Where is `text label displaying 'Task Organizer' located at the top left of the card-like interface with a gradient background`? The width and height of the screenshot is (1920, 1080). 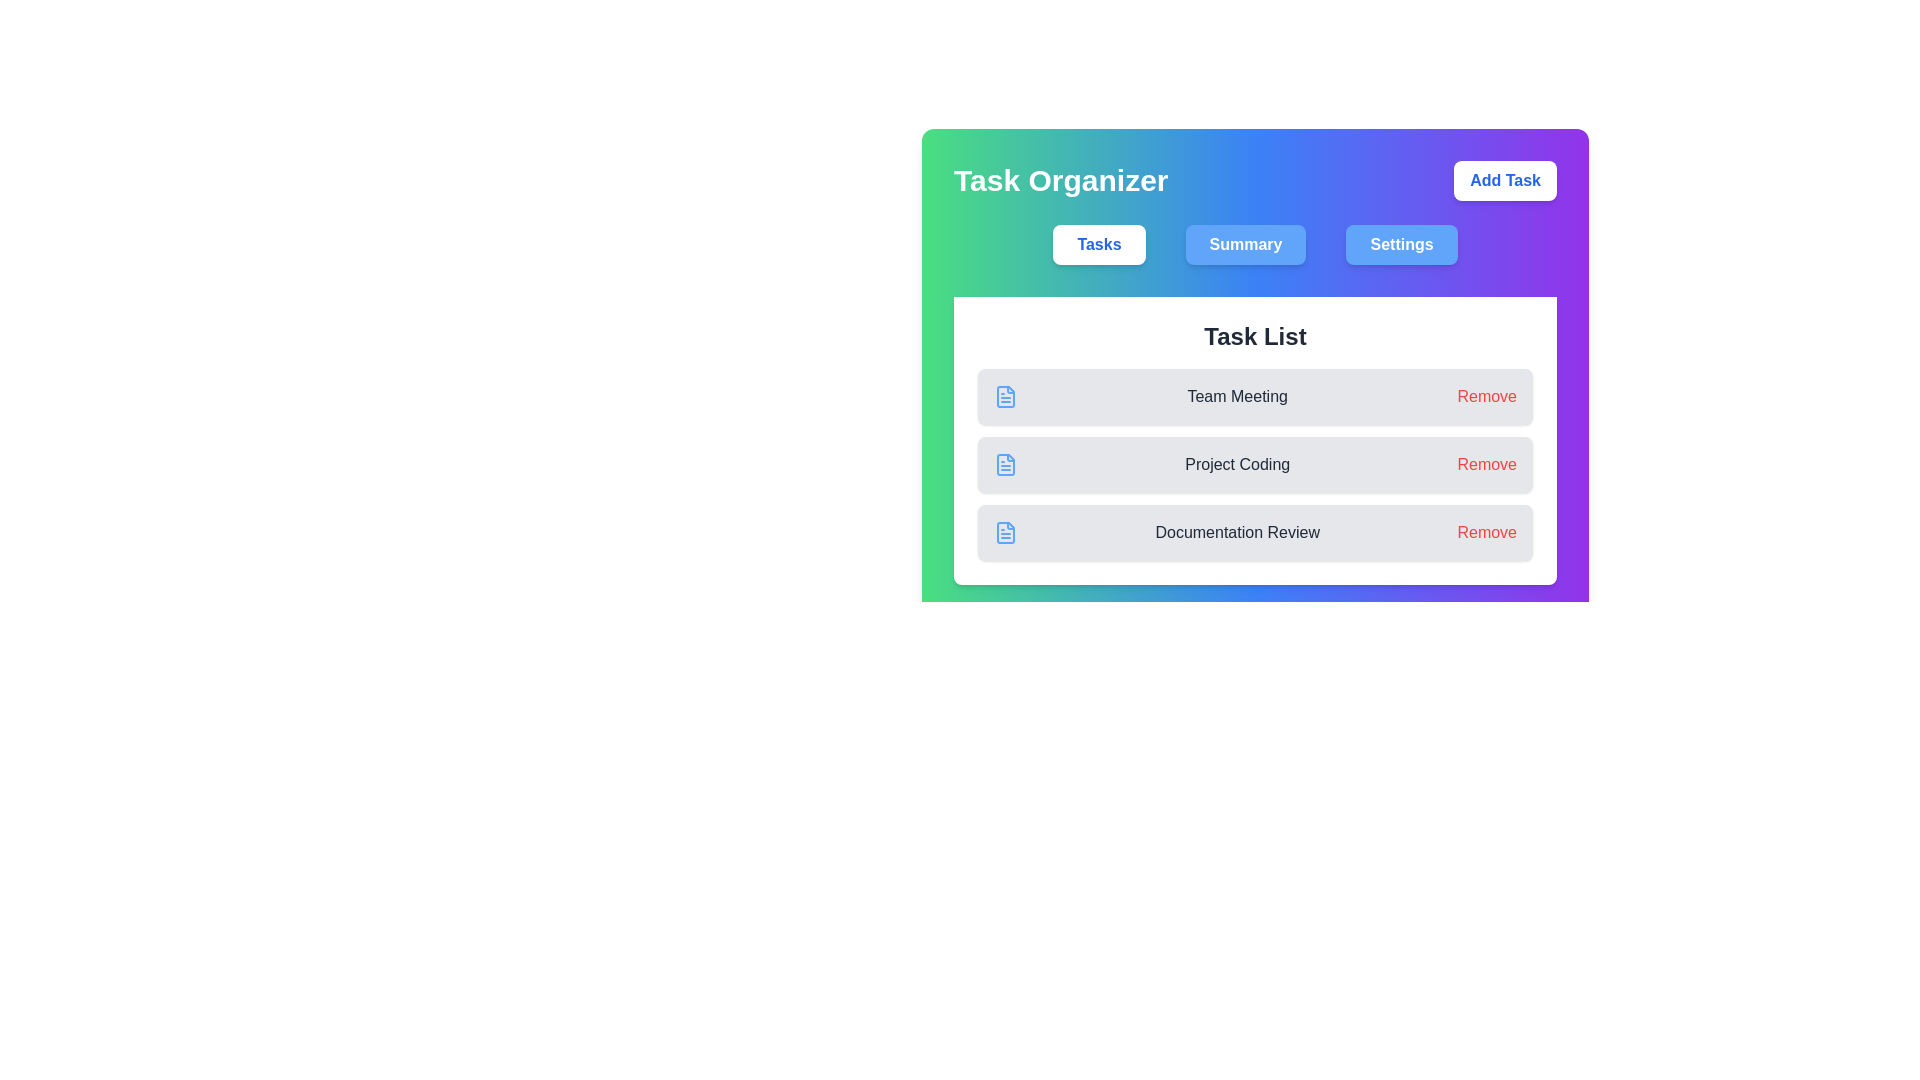 text label displaying 'Task Organizer' located at the top left of the card-like interface with a gradient background is located at coordinates (1060, 181).